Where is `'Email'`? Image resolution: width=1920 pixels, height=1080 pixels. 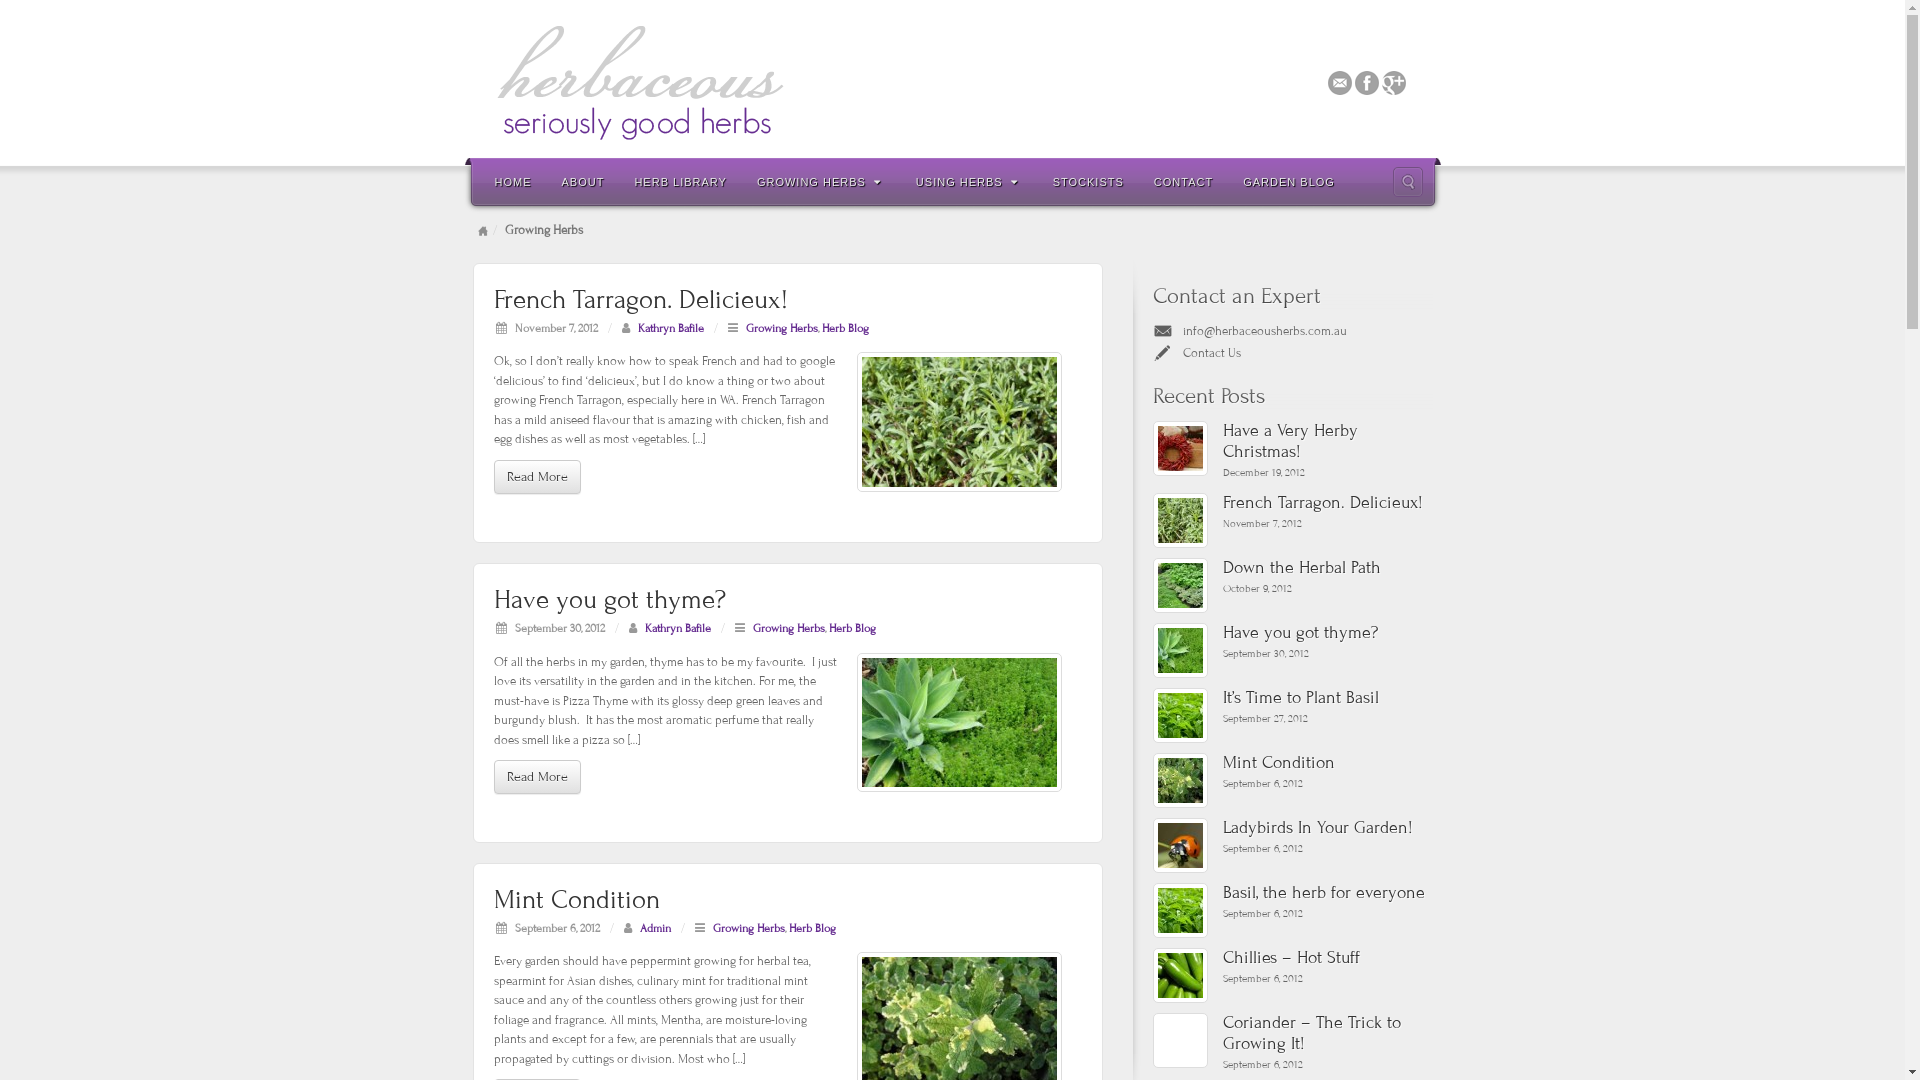
'Email' is located at coordinates (1340, 80).